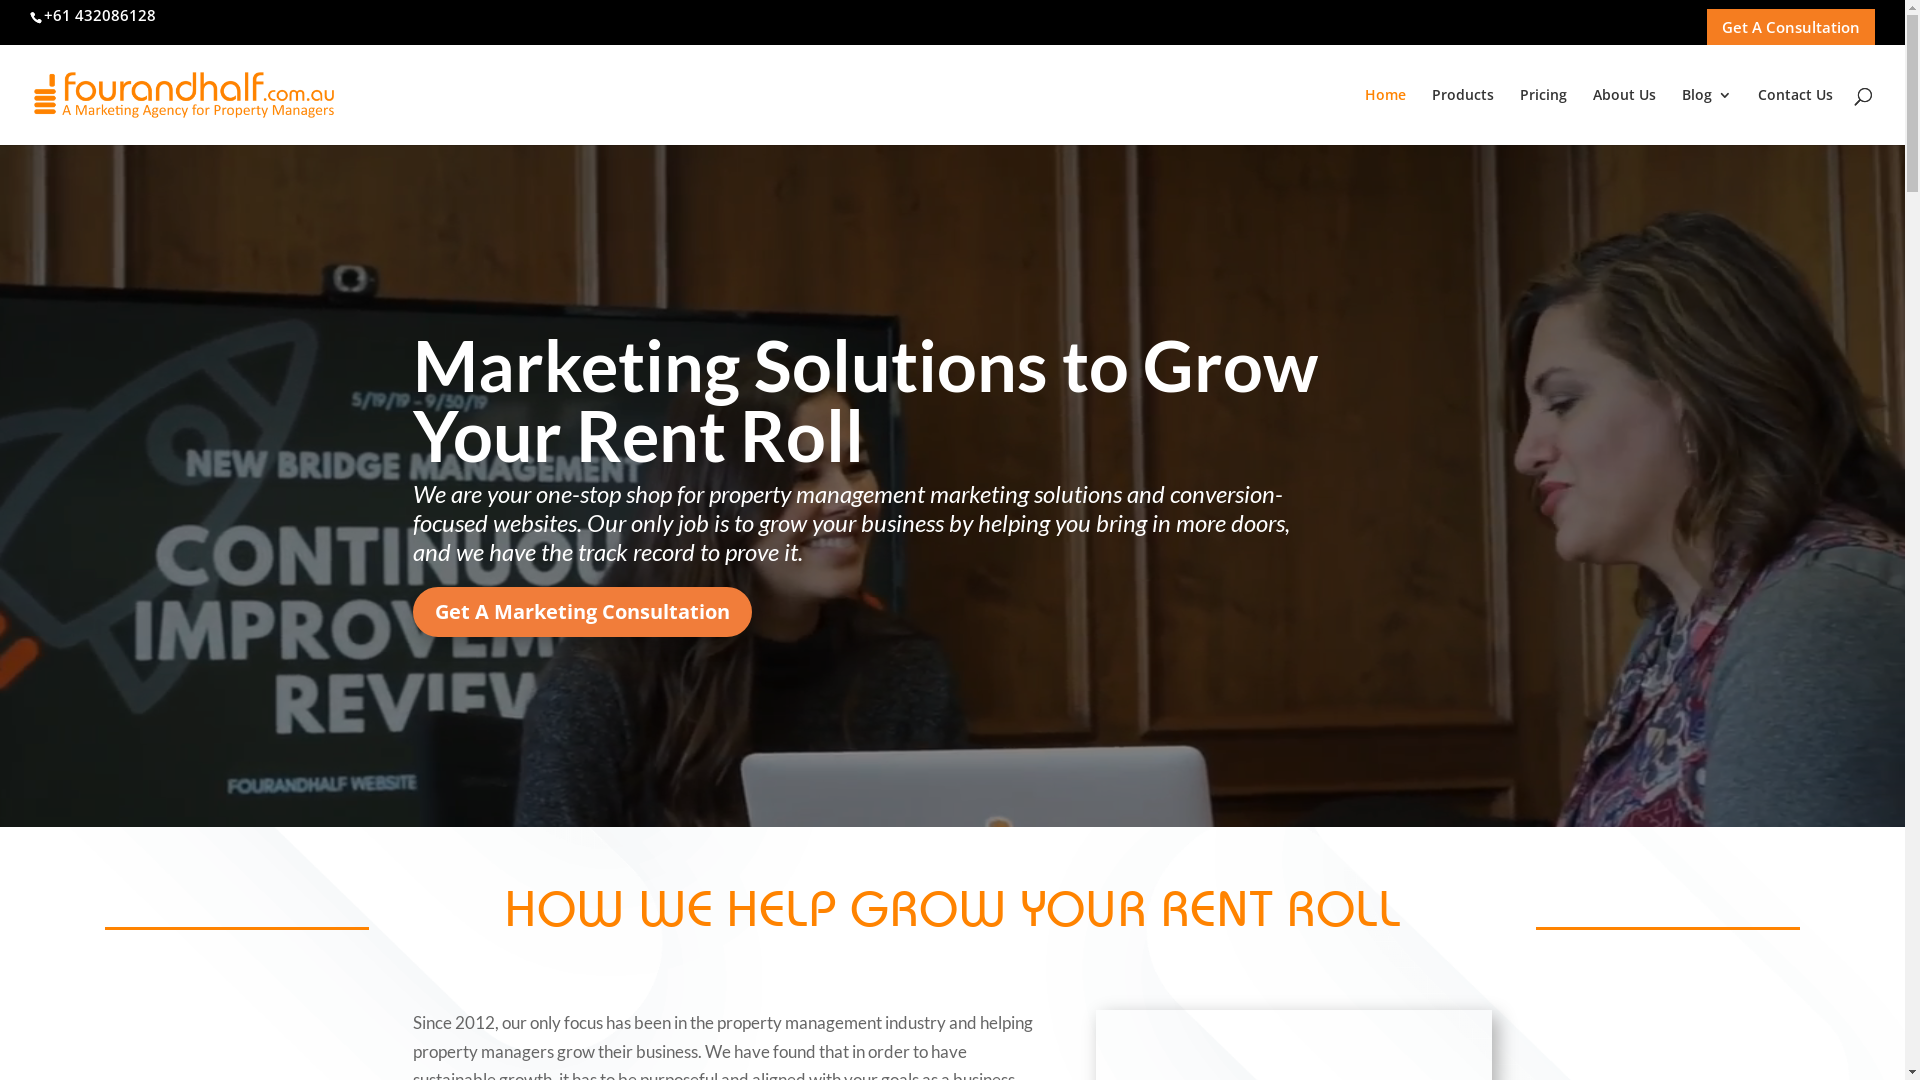 Image resolution: width=1920 pixels, height=1080 pixels. What do you see at coordinates (1542, 116) in the screenshot?
I see `'Pricing'` at bounding box center [1542, 116].